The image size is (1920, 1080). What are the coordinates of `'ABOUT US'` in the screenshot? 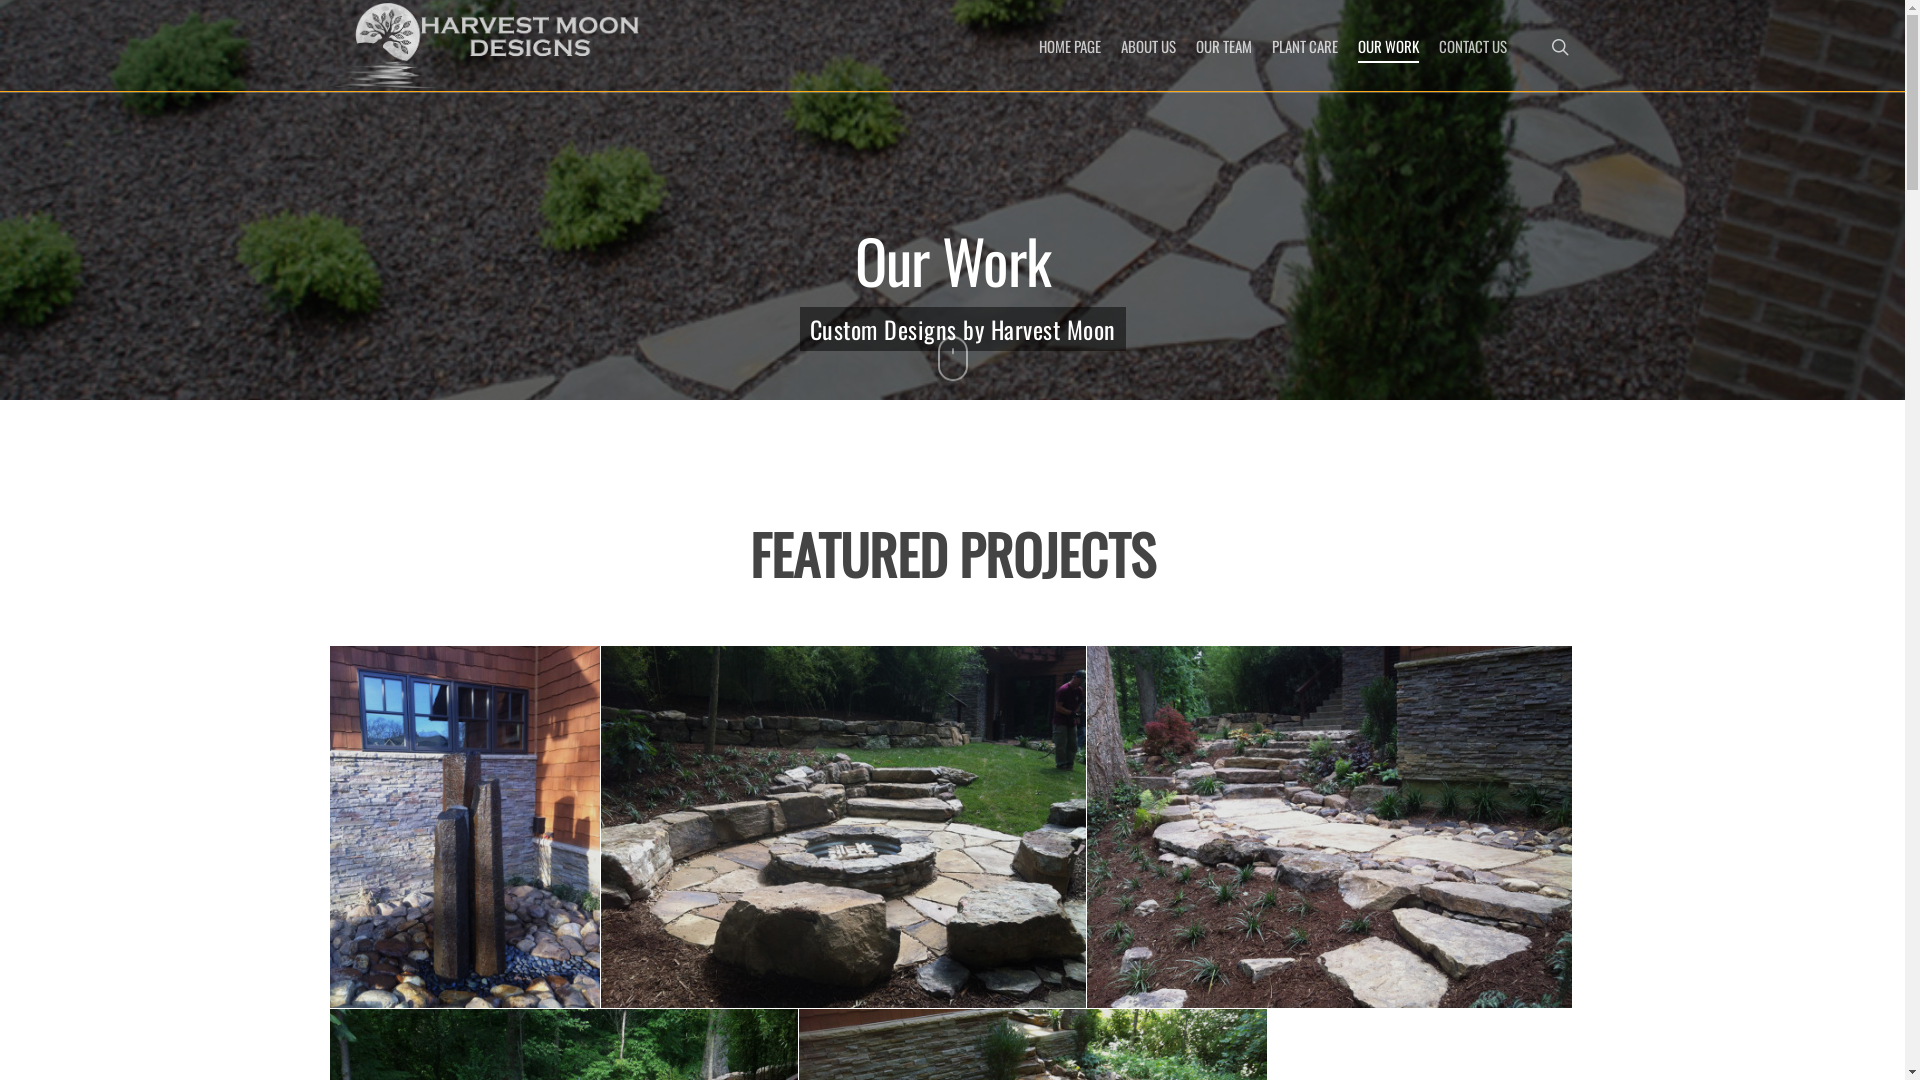 It's located at (1148, 45).